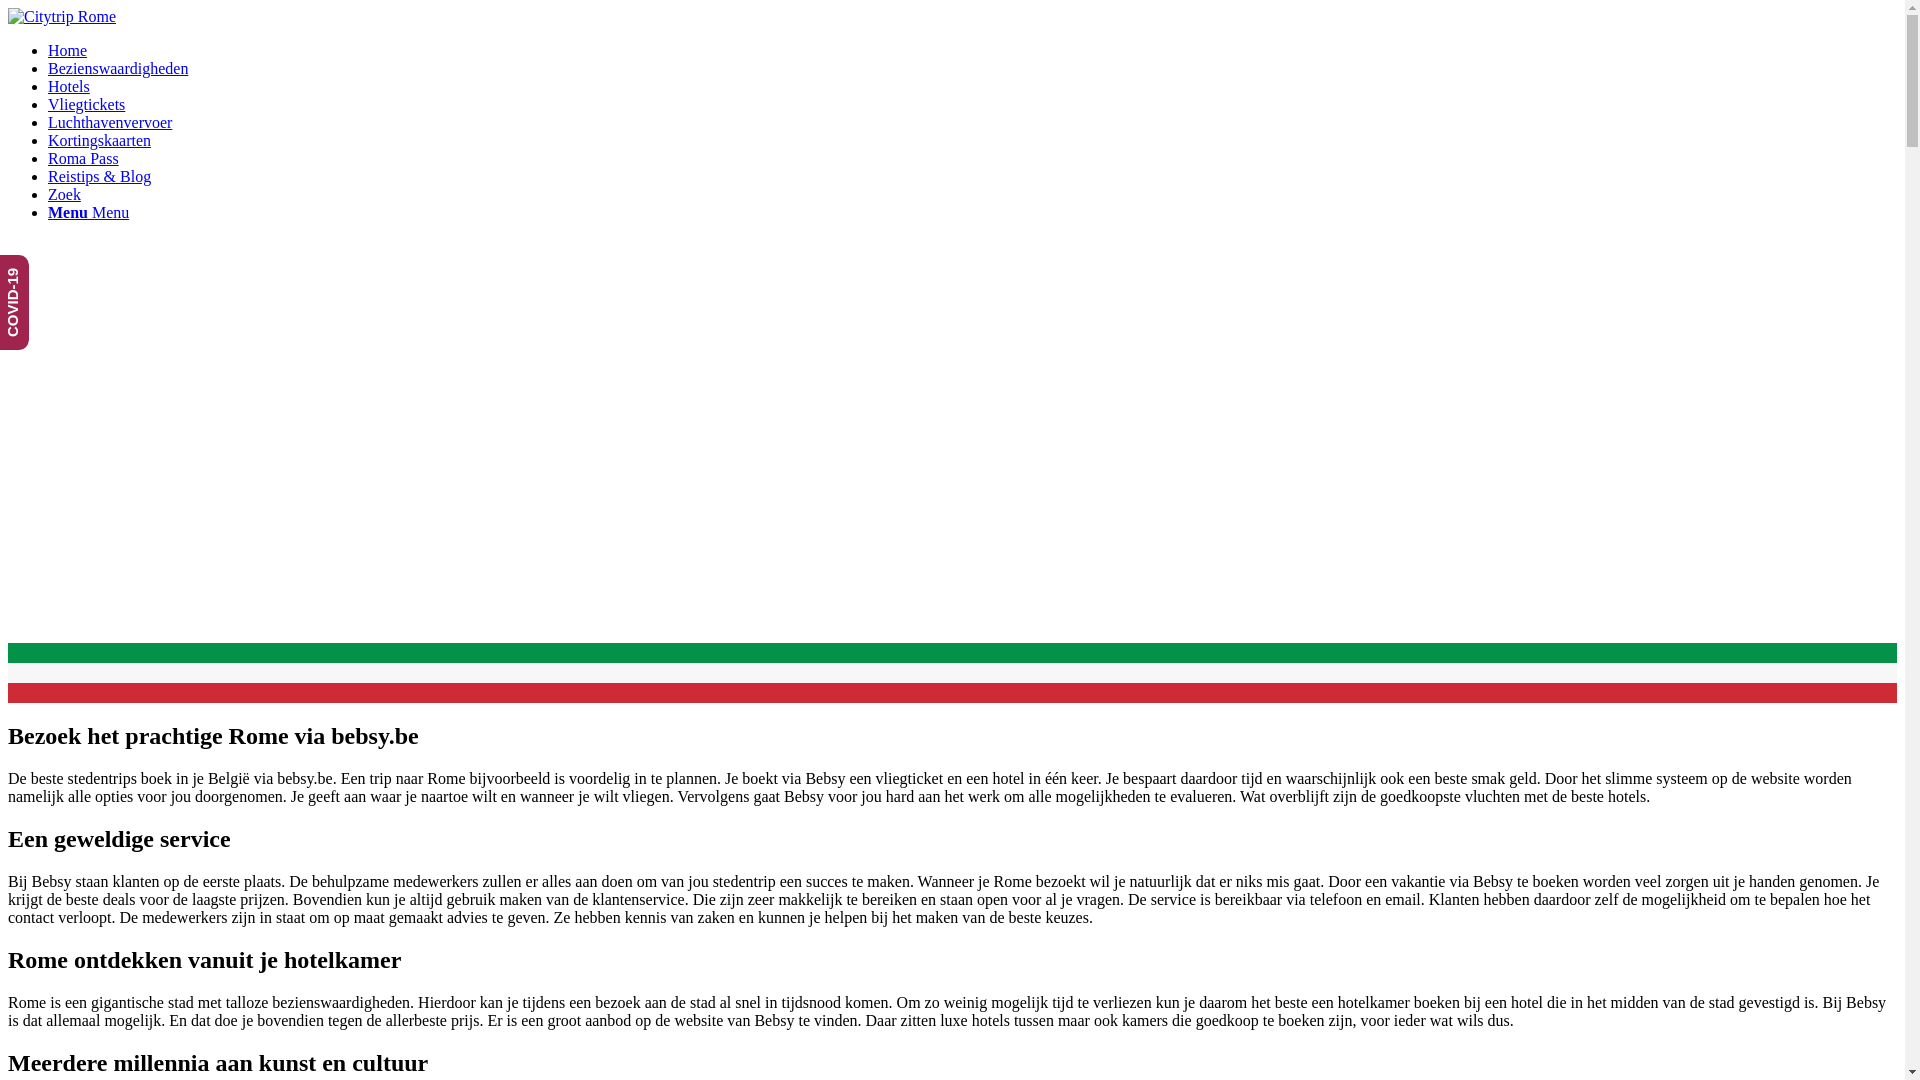 This screenshot has height=1080, width=1920. What do you see at coordinates (67, 49) in the screenshot?
I see `'Home'` at bounding box center [67, 49].